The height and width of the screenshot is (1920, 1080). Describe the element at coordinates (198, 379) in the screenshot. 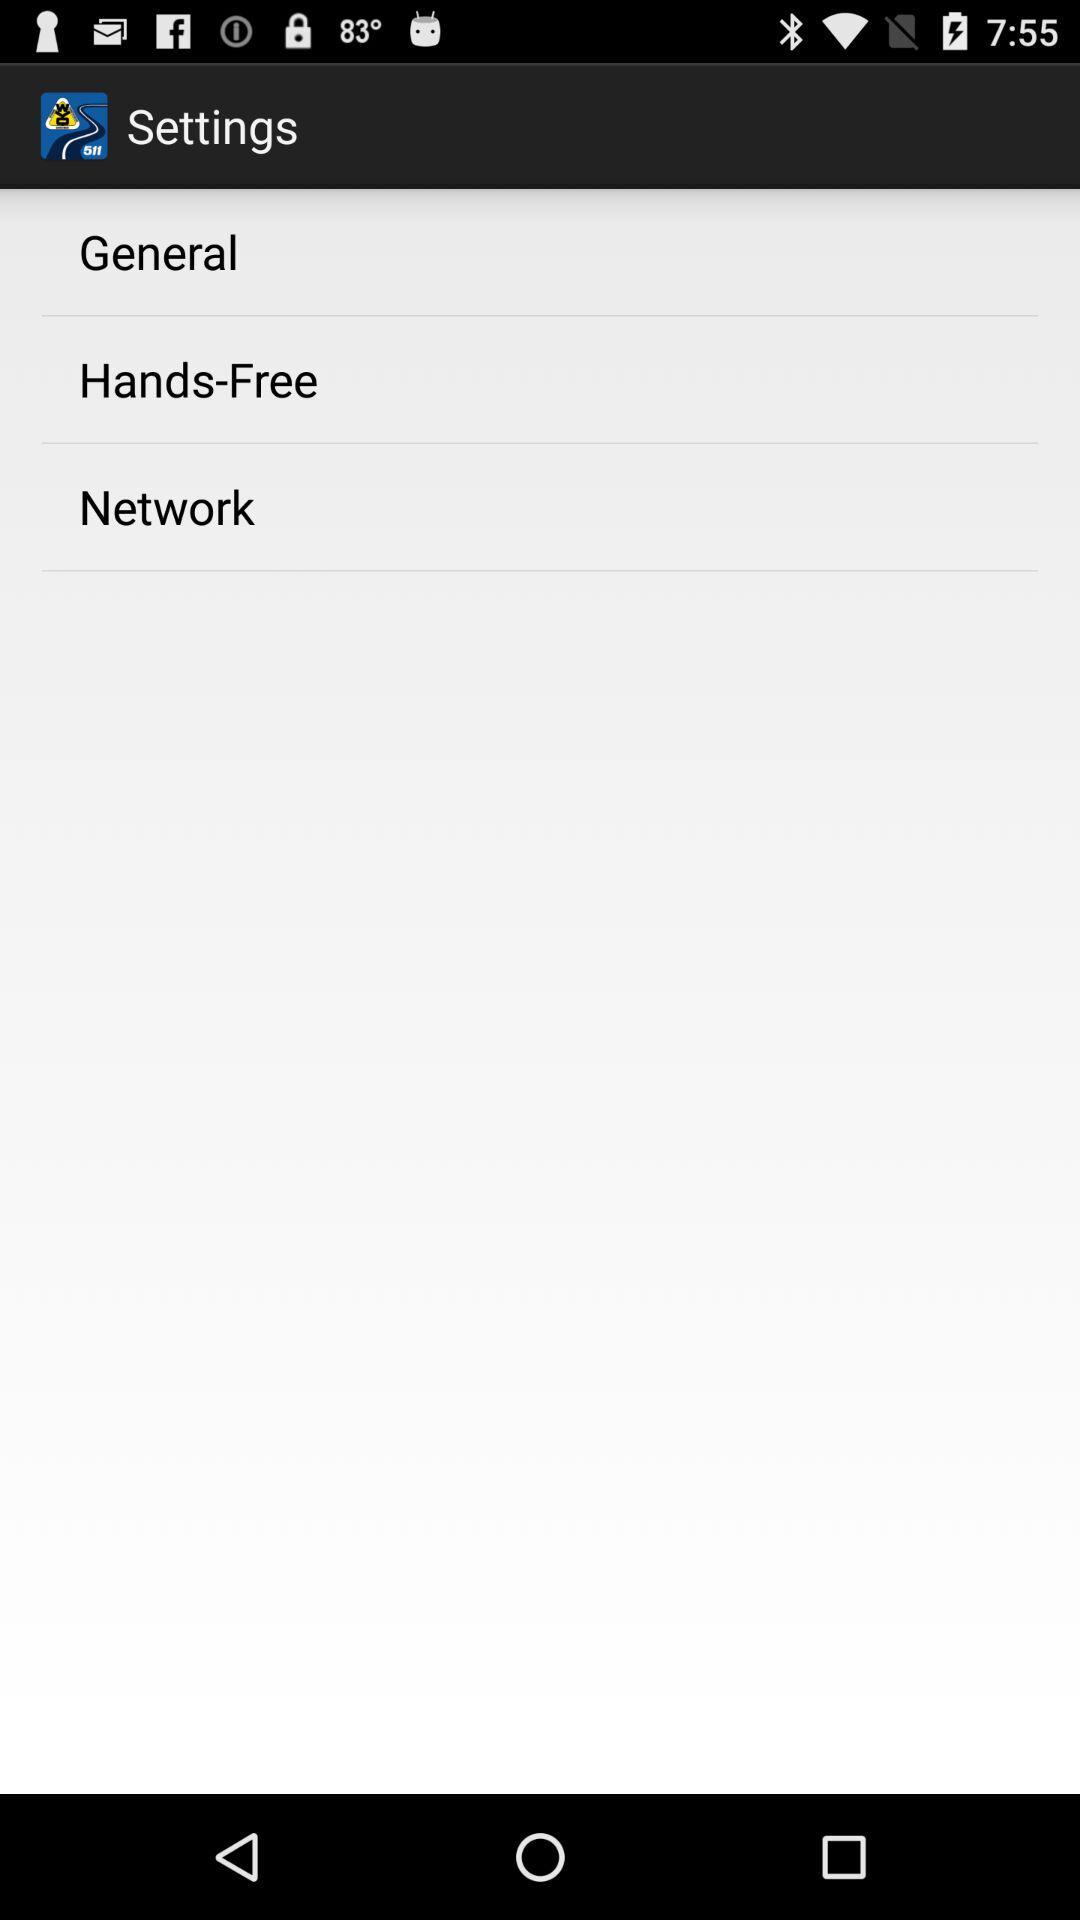

I see `the hands-free app` at that location.